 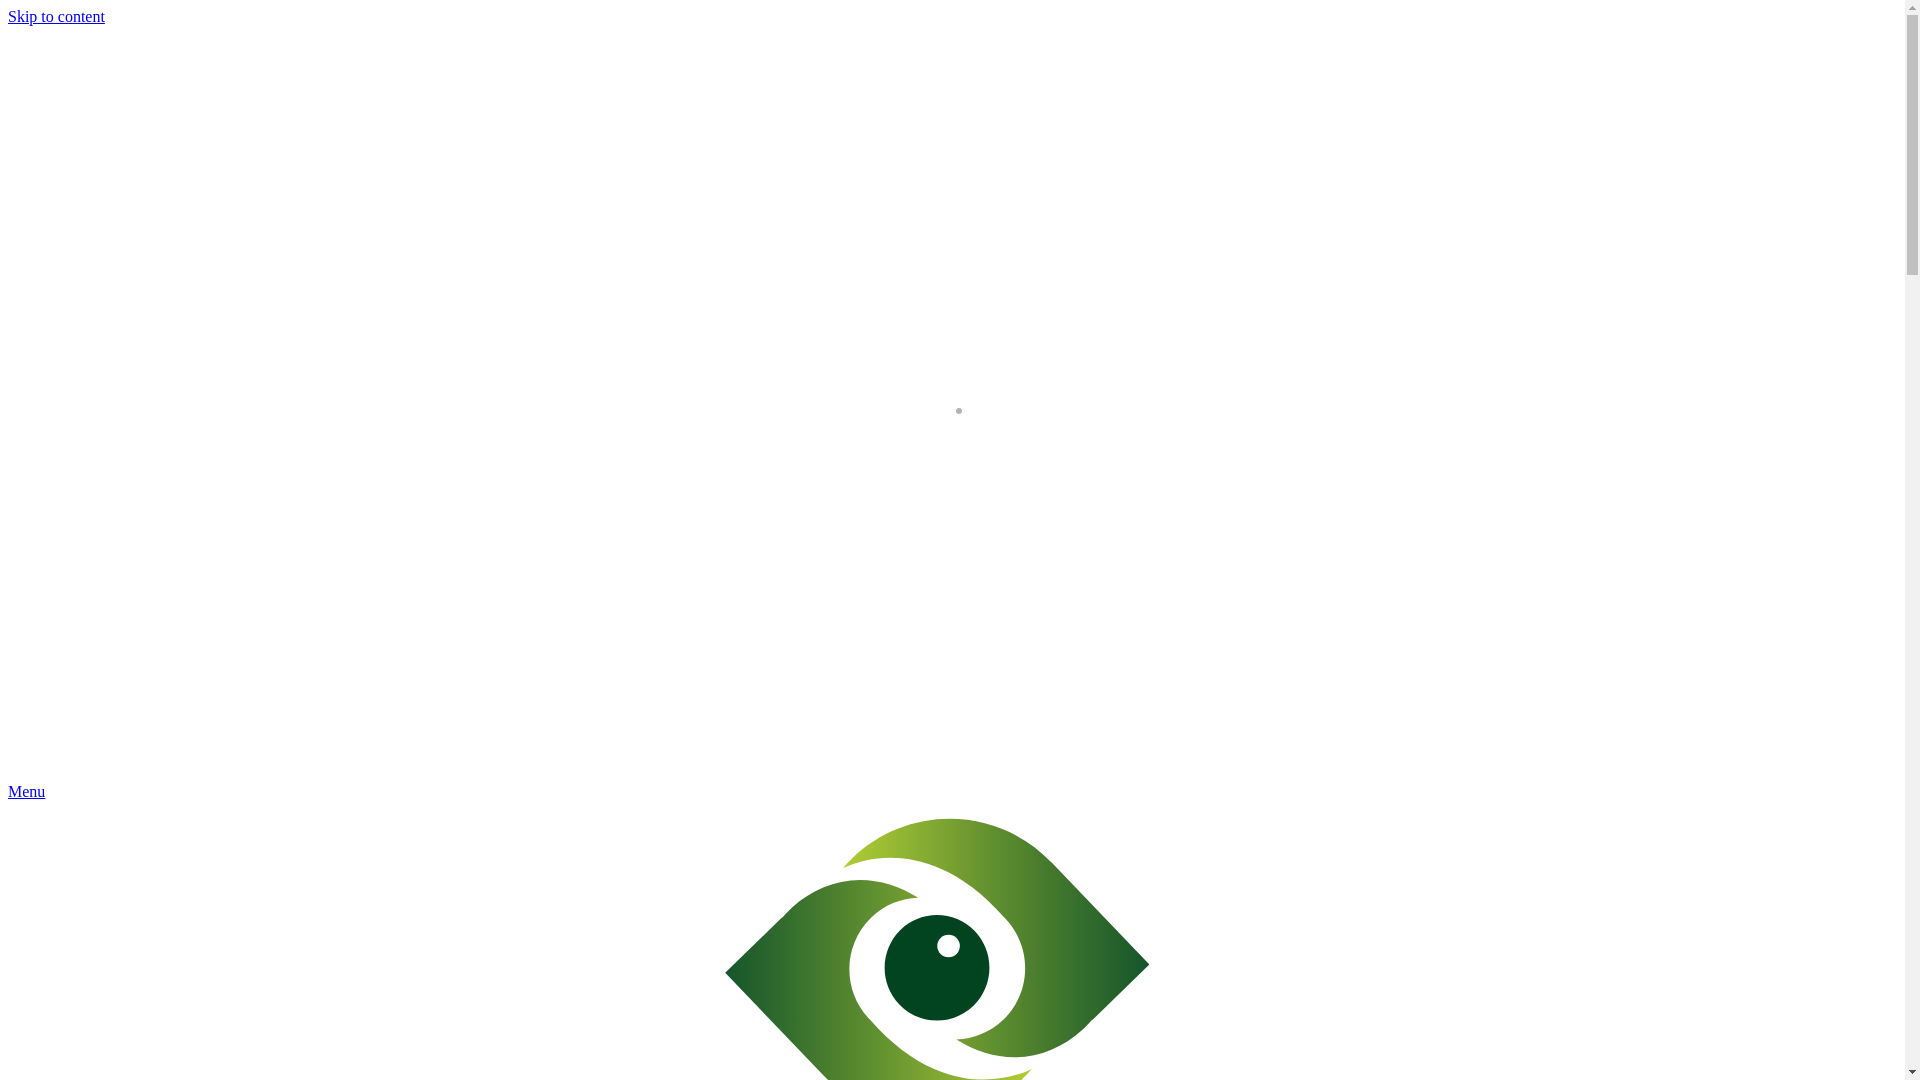 I want to click on 'Skip to content', so click(x=56, y=16).